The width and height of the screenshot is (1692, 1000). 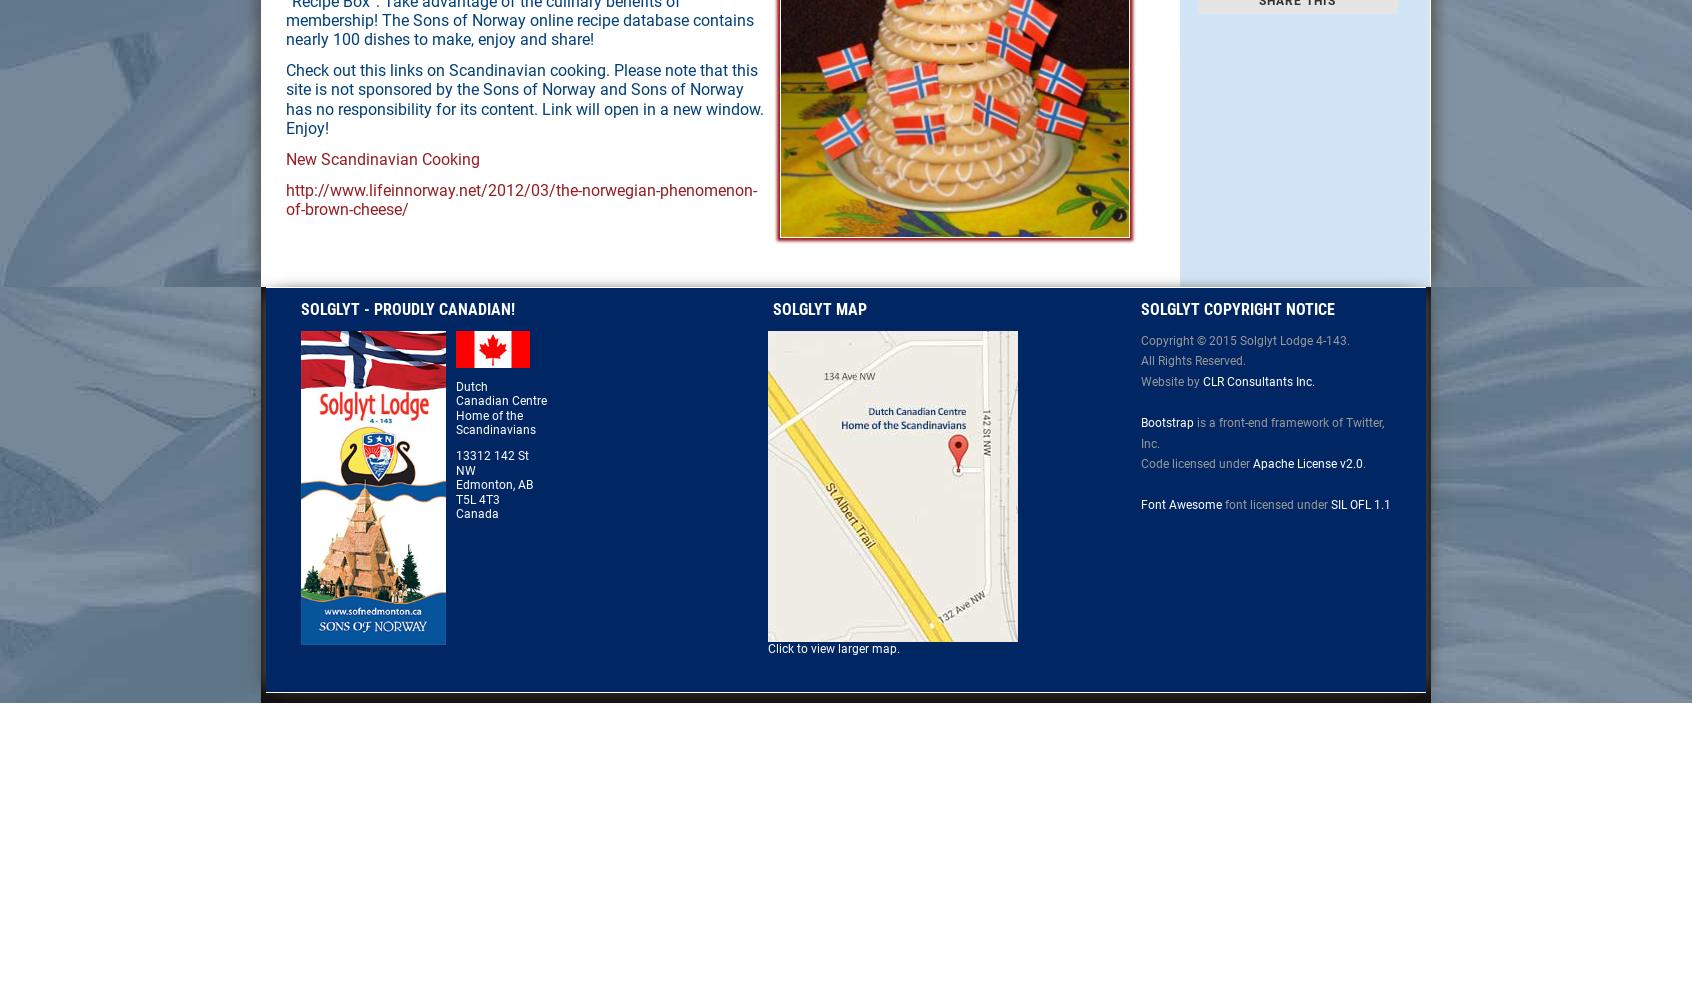 I want to click on 'CLR Consultants Inc.', so click(x=1258, y=381).